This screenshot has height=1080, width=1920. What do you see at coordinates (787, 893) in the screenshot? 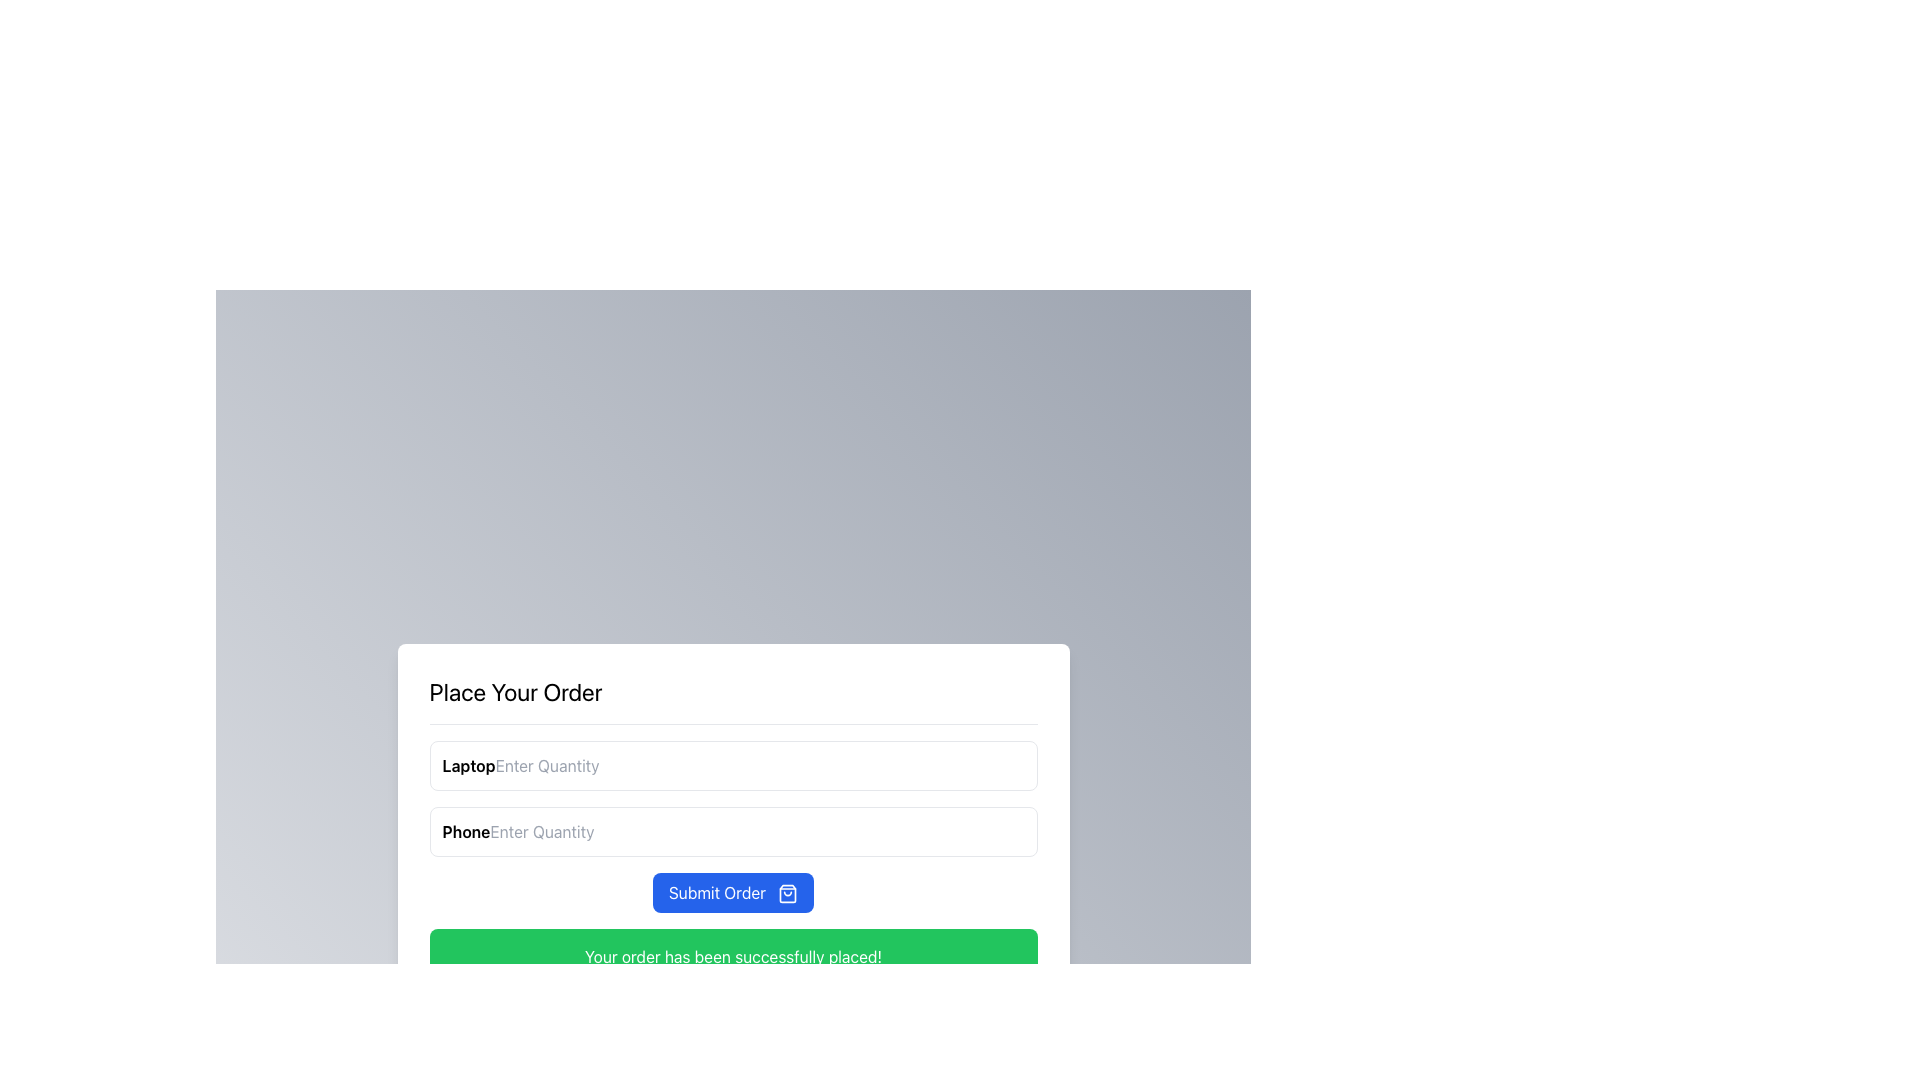
I see `the shopping bag icon located within the 'Submit Order' button, positioned to the right of the text 'Submit Order'` at bounding box center [787, 893].